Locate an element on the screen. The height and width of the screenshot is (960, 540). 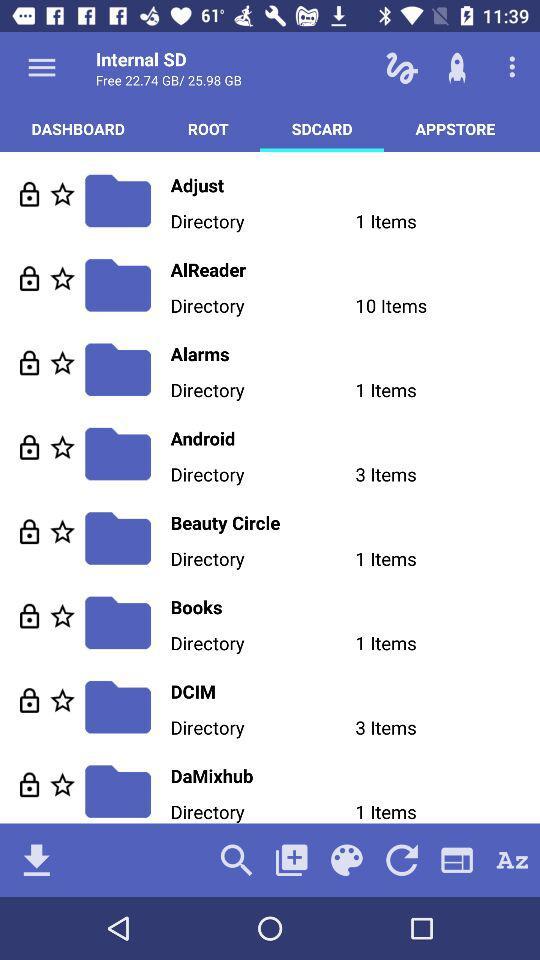
item below the directory is located at coordinates (290, 859).